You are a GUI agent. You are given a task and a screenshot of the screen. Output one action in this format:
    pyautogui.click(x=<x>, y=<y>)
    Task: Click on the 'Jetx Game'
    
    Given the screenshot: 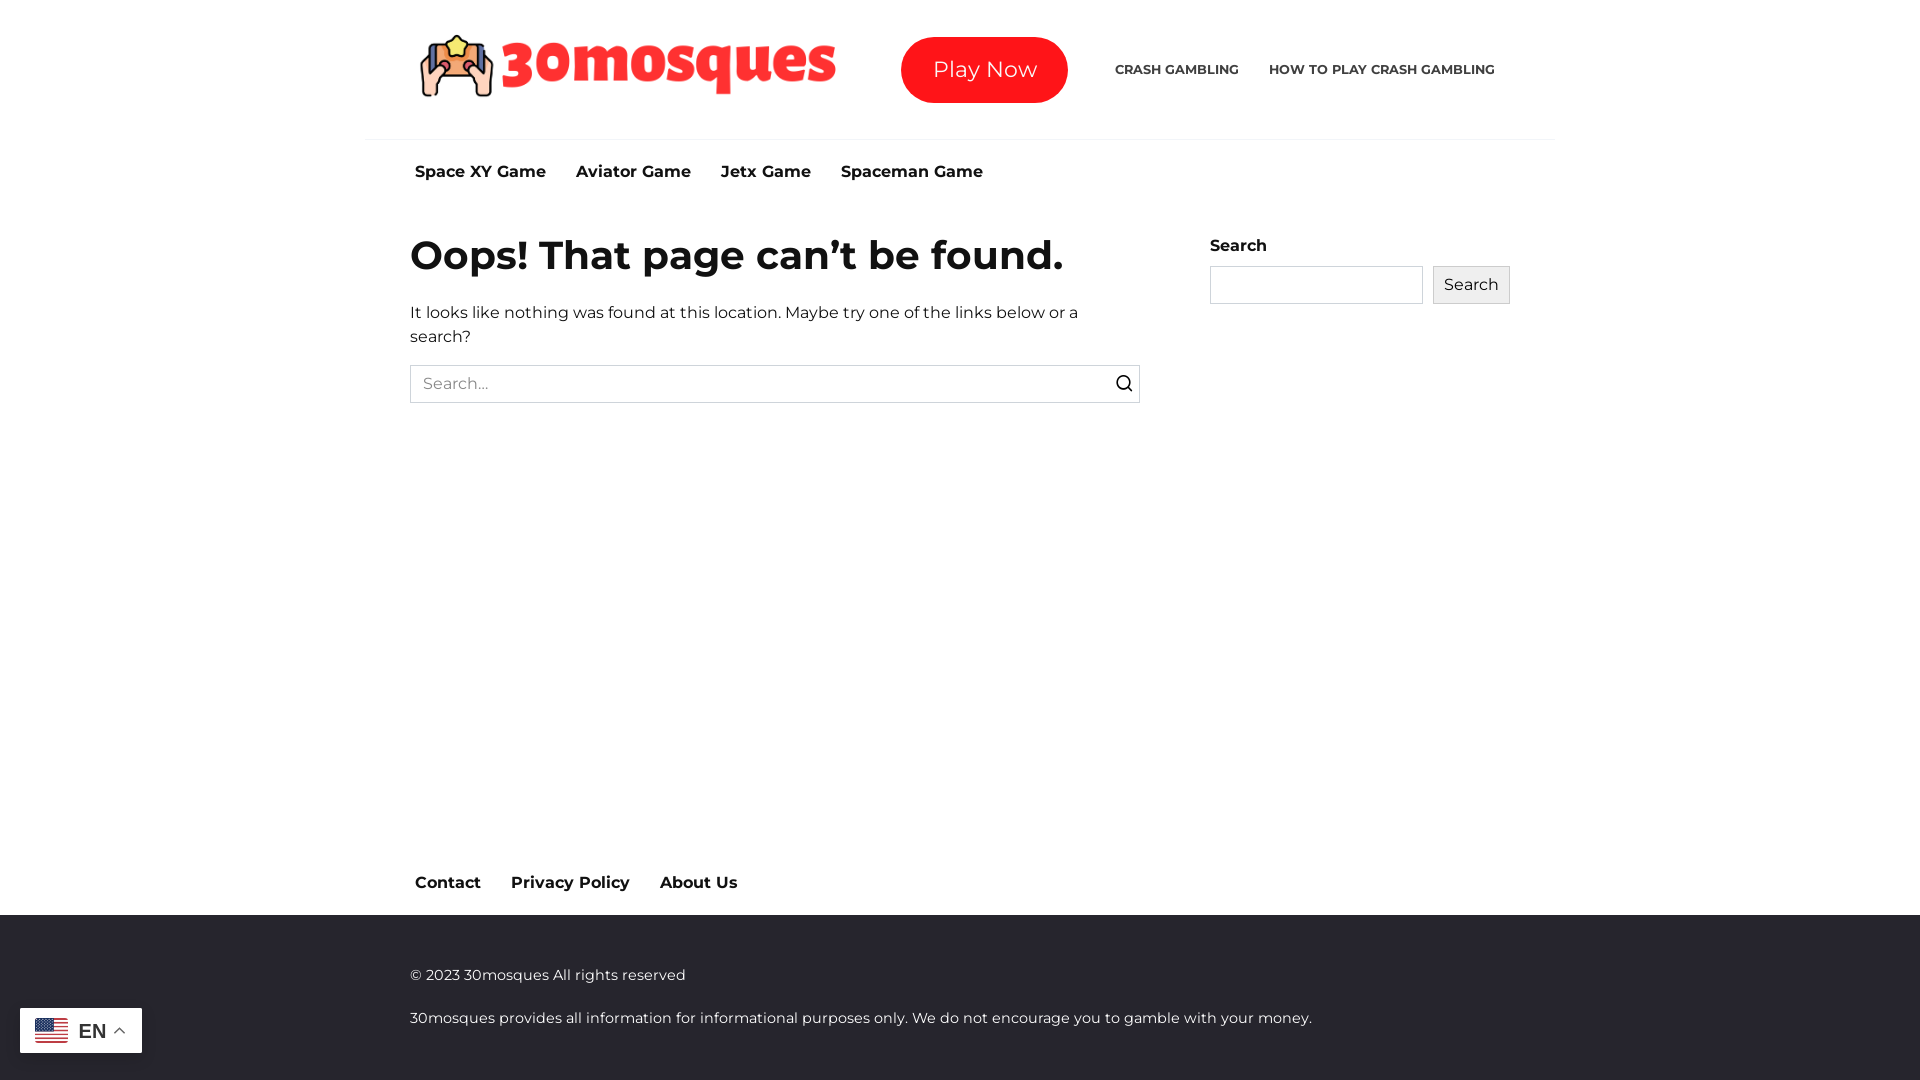 What is the action you would take?
    pyautogui.click(x=765, y=171)
    